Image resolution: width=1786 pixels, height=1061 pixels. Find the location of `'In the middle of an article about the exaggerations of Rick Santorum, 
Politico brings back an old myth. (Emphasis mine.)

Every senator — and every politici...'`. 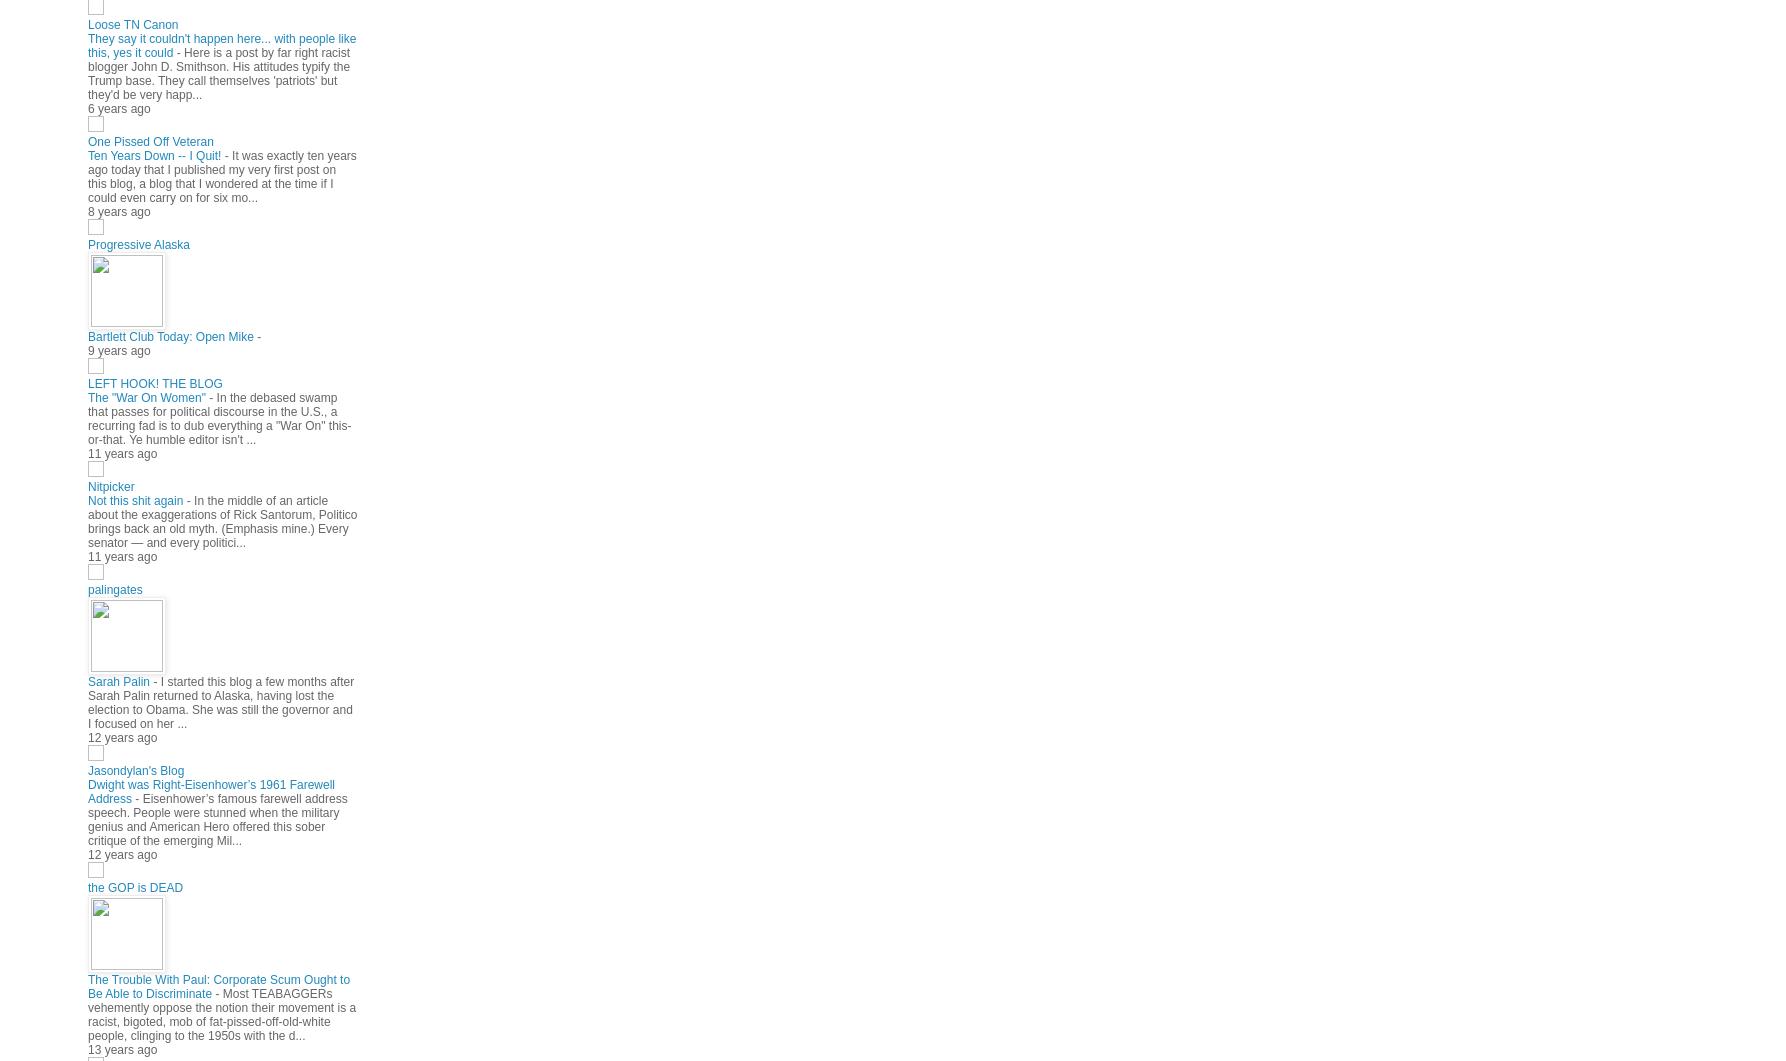

'In the middle of an article about the exaggerations of Rick Santorum, 
Politico brings back an old myth. (Emphasis mine.)

Every senator — and every politici...' is located at coordinates (221, 520).